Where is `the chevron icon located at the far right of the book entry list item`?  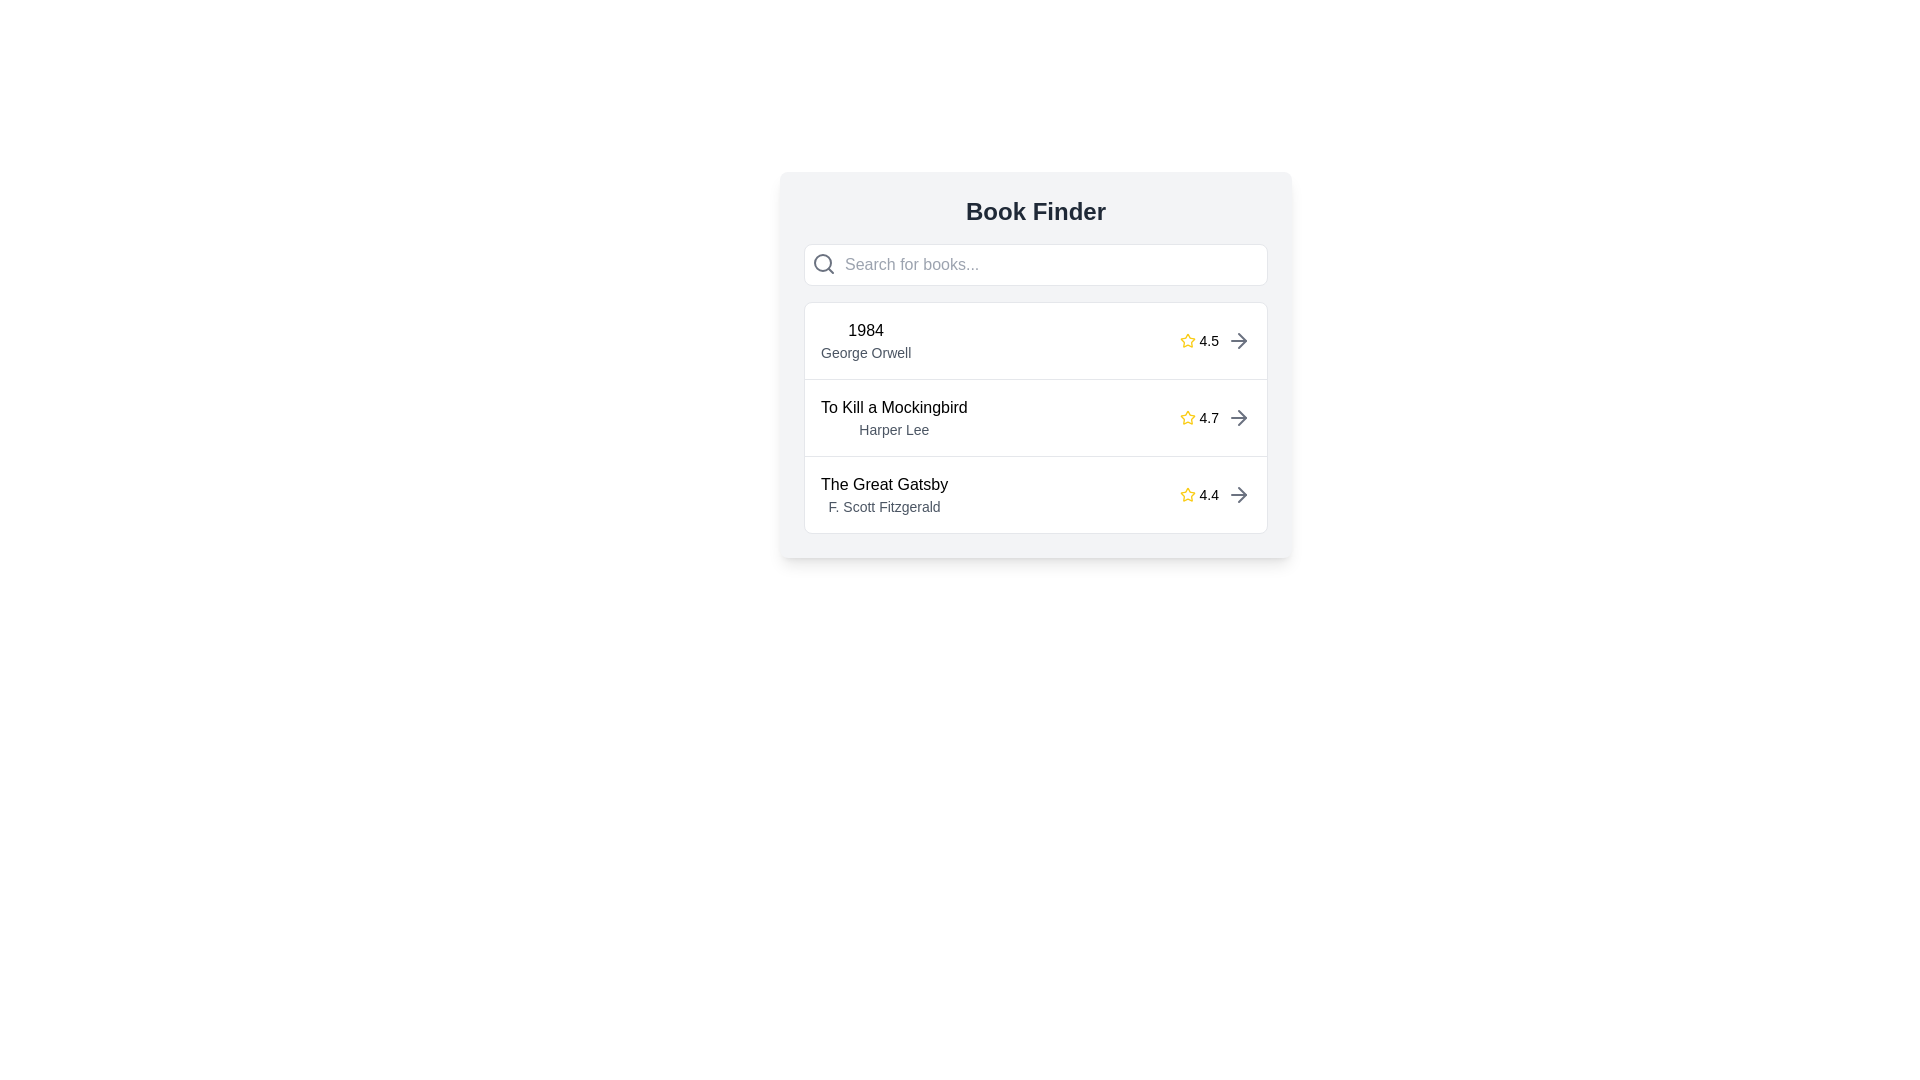
the chevron icon located at the far right of the book entry list item is located at coordinates (1241, 494).